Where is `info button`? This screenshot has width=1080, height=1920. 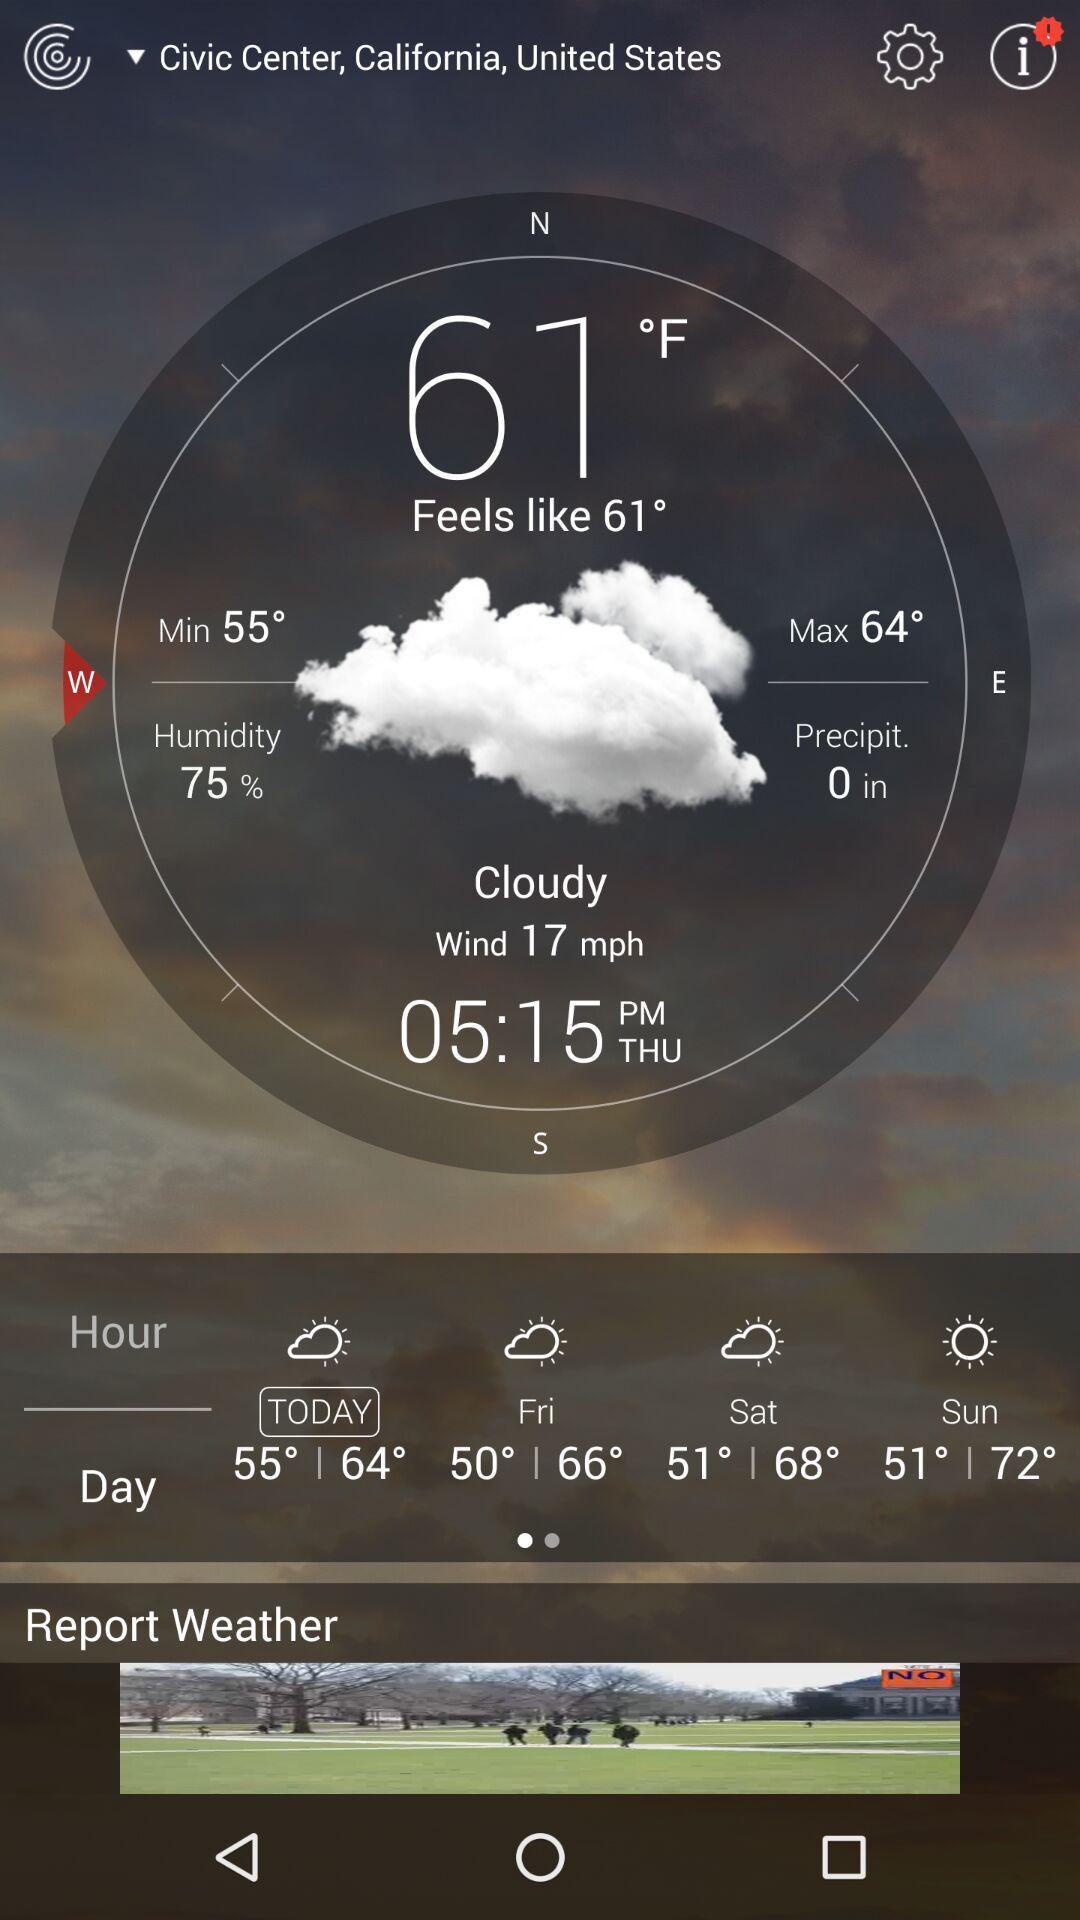
info button is located at coordinates (1023, 56).